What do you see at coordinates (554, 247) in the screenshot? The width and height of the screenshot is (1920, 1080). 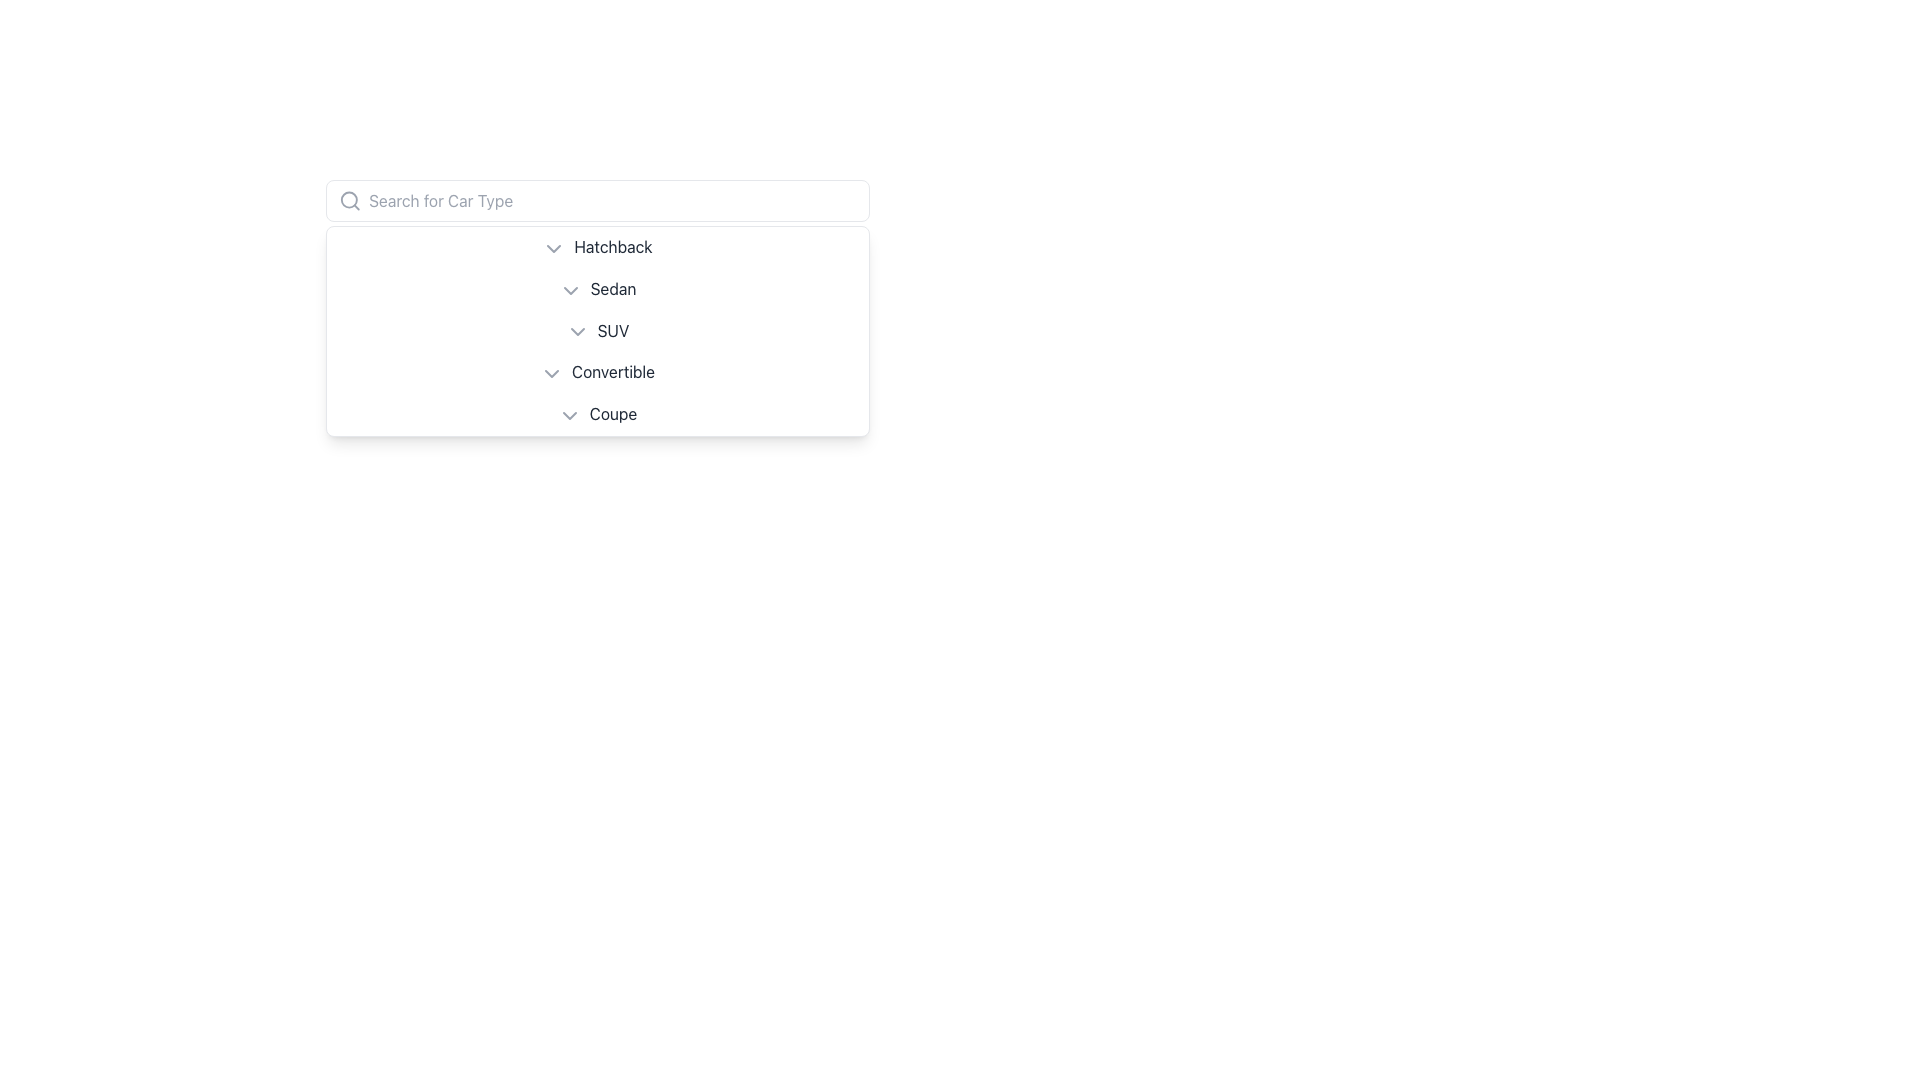 I see `the downward-facing chevron icon located to the left of the 'Hatchback' label in the first item of the dropdown menu` at bounding box center [554, 247].